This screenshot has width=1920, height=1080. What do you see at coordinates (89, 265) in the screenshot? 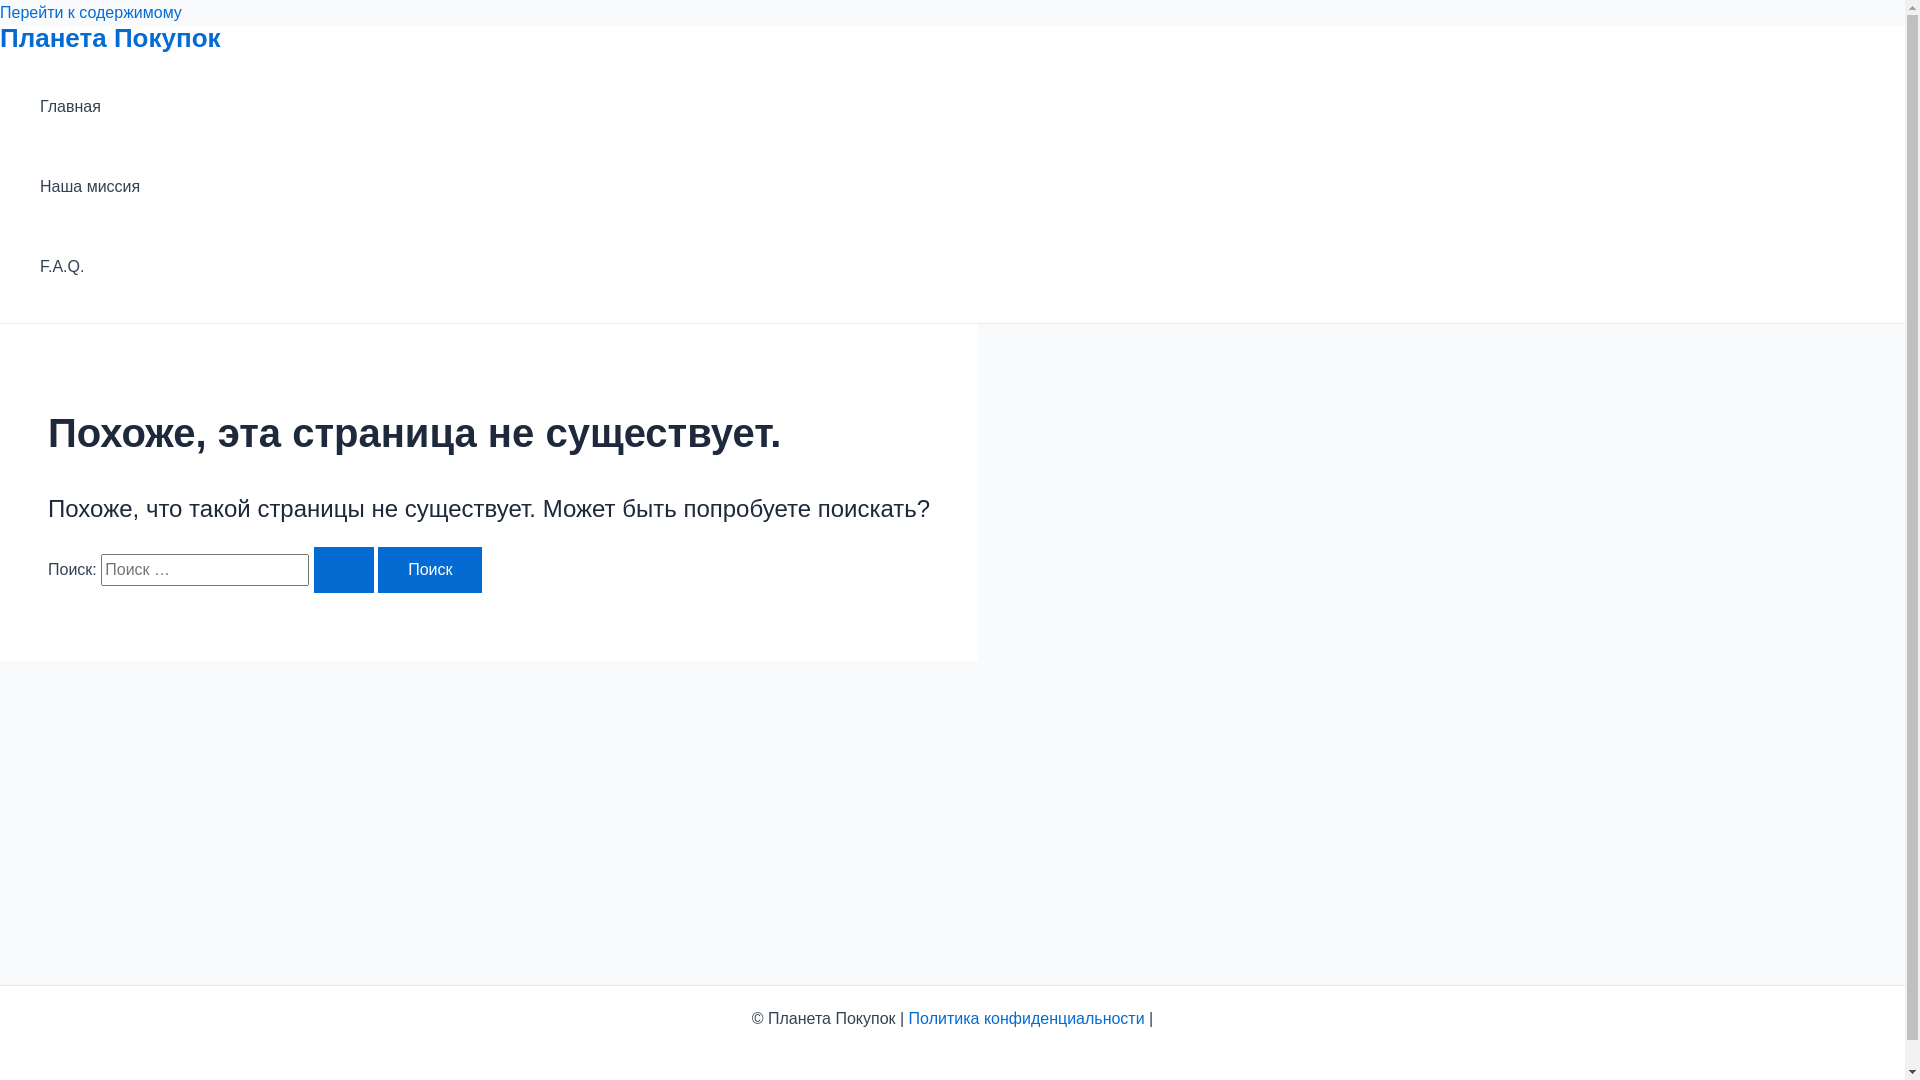
I see `'F.A.Q.'` at bounding box center [89, 265].